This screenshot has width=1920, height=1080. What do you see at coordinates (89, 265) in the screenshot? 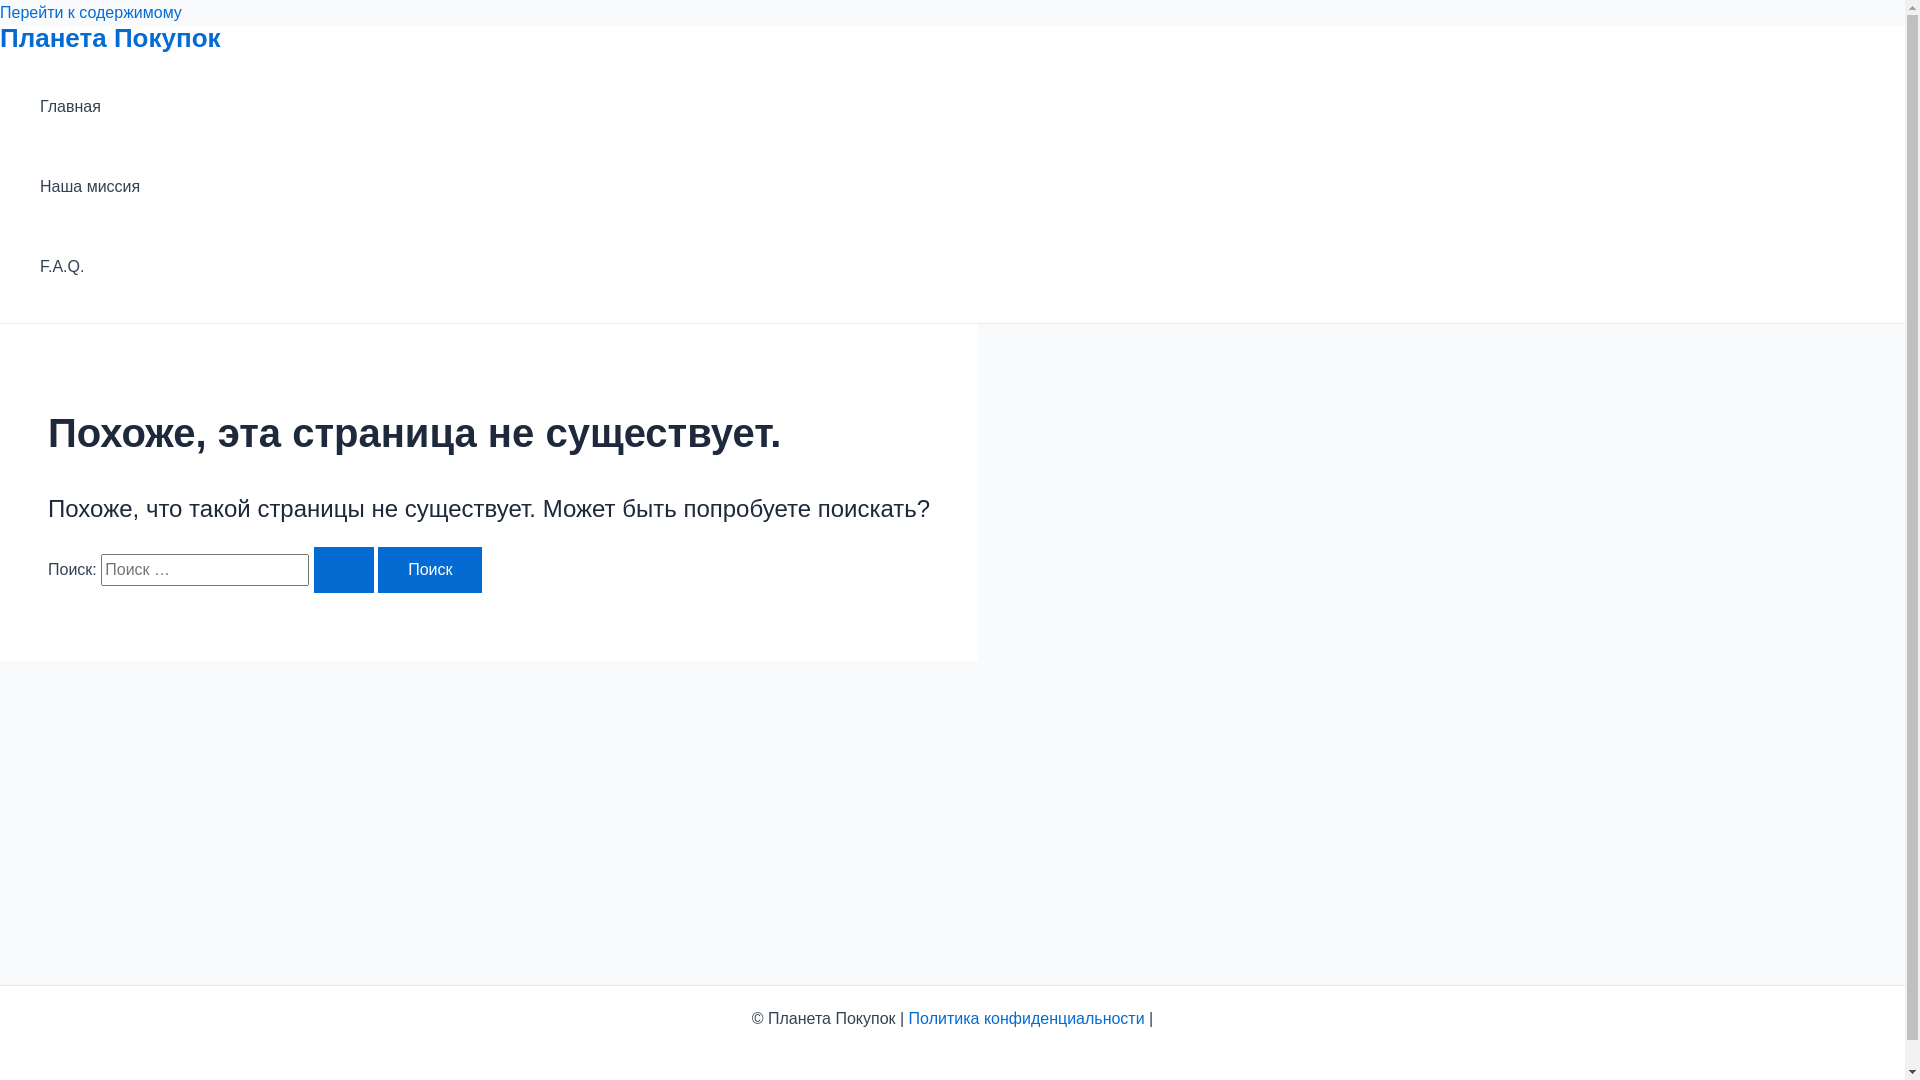
I see `'F.A.Q.'` at bounding box center [89, 265].